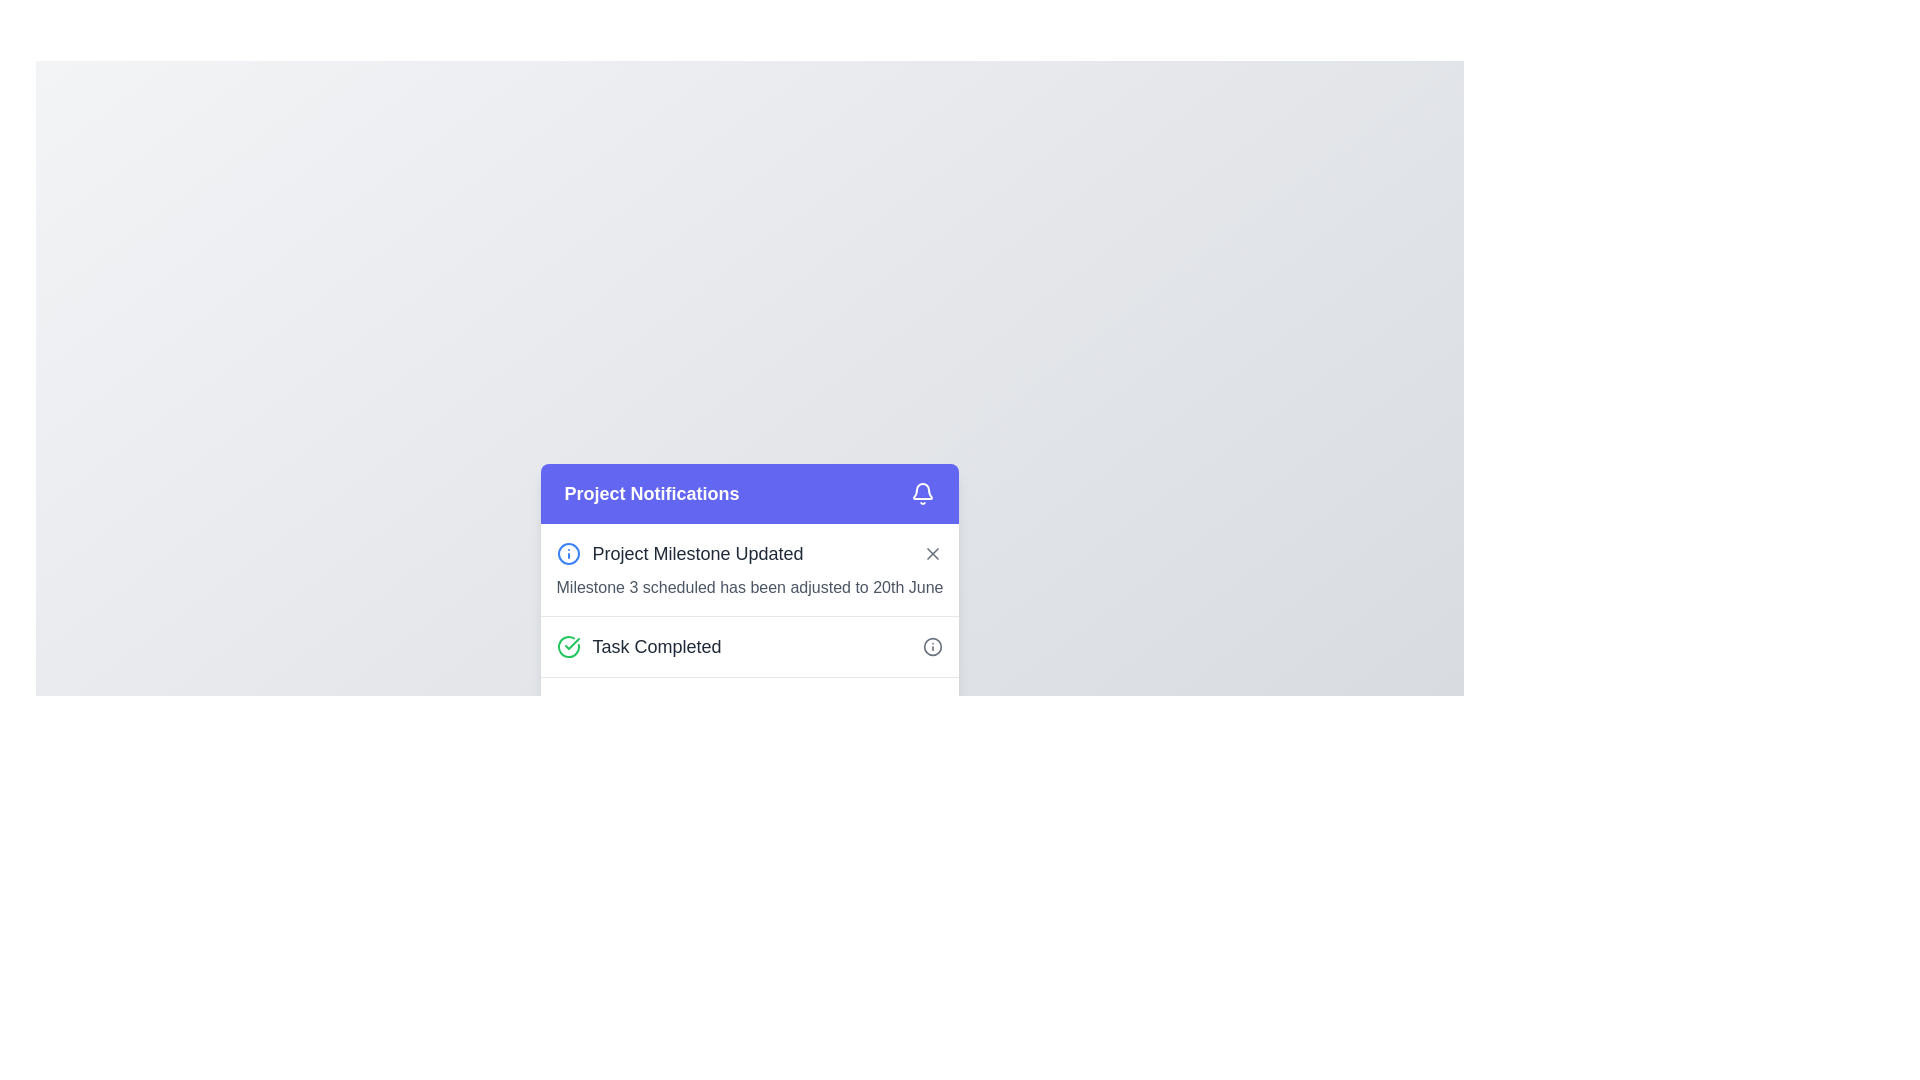 This screenshot has height=1080, width=1920. I want to click on the interactive icon located at the far right of the 'Task Completed' row in the notification panel, so click(932, 647).